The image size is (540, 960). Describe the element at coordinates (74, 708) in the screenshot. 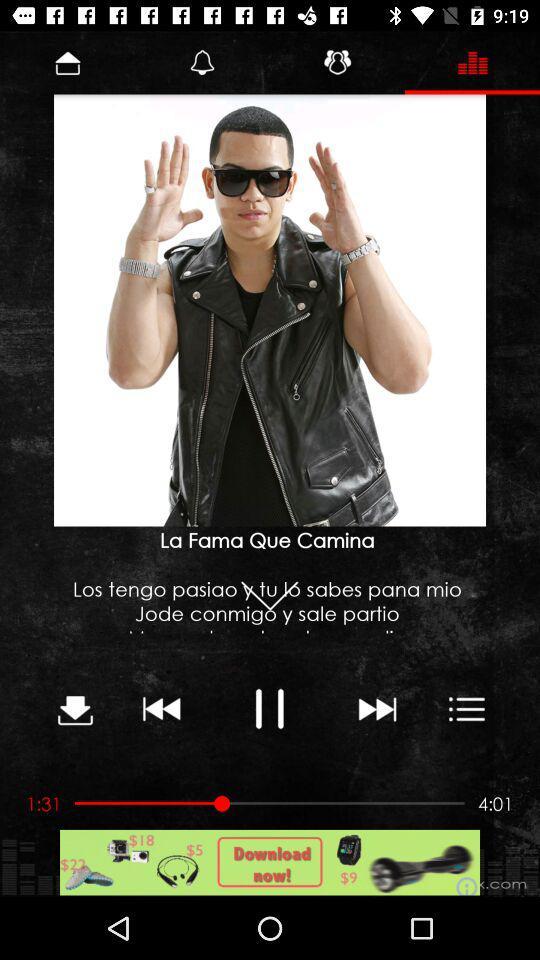

I see `download button` at that location.